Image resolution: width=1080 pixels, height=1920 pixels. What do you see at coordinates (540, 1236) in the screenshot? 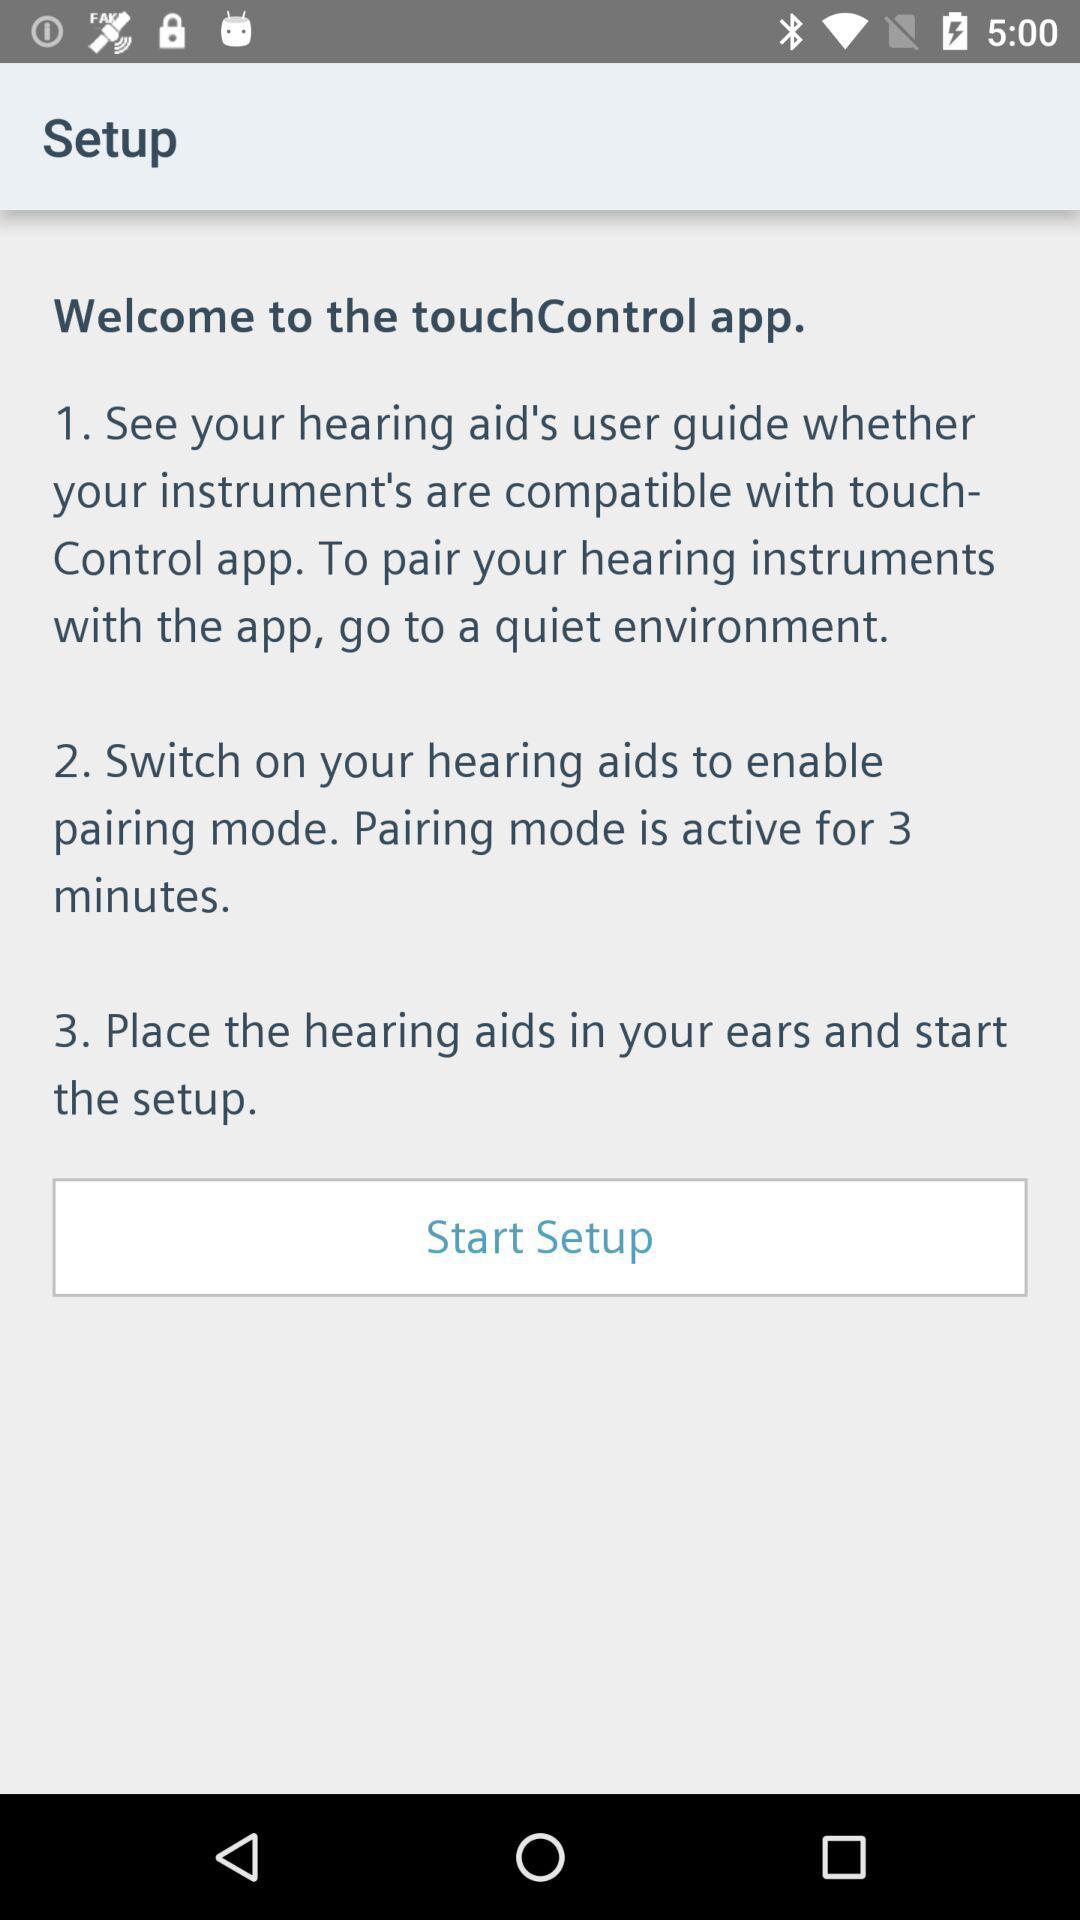
I see `the start setup item` at bounding box center [540, 1236].